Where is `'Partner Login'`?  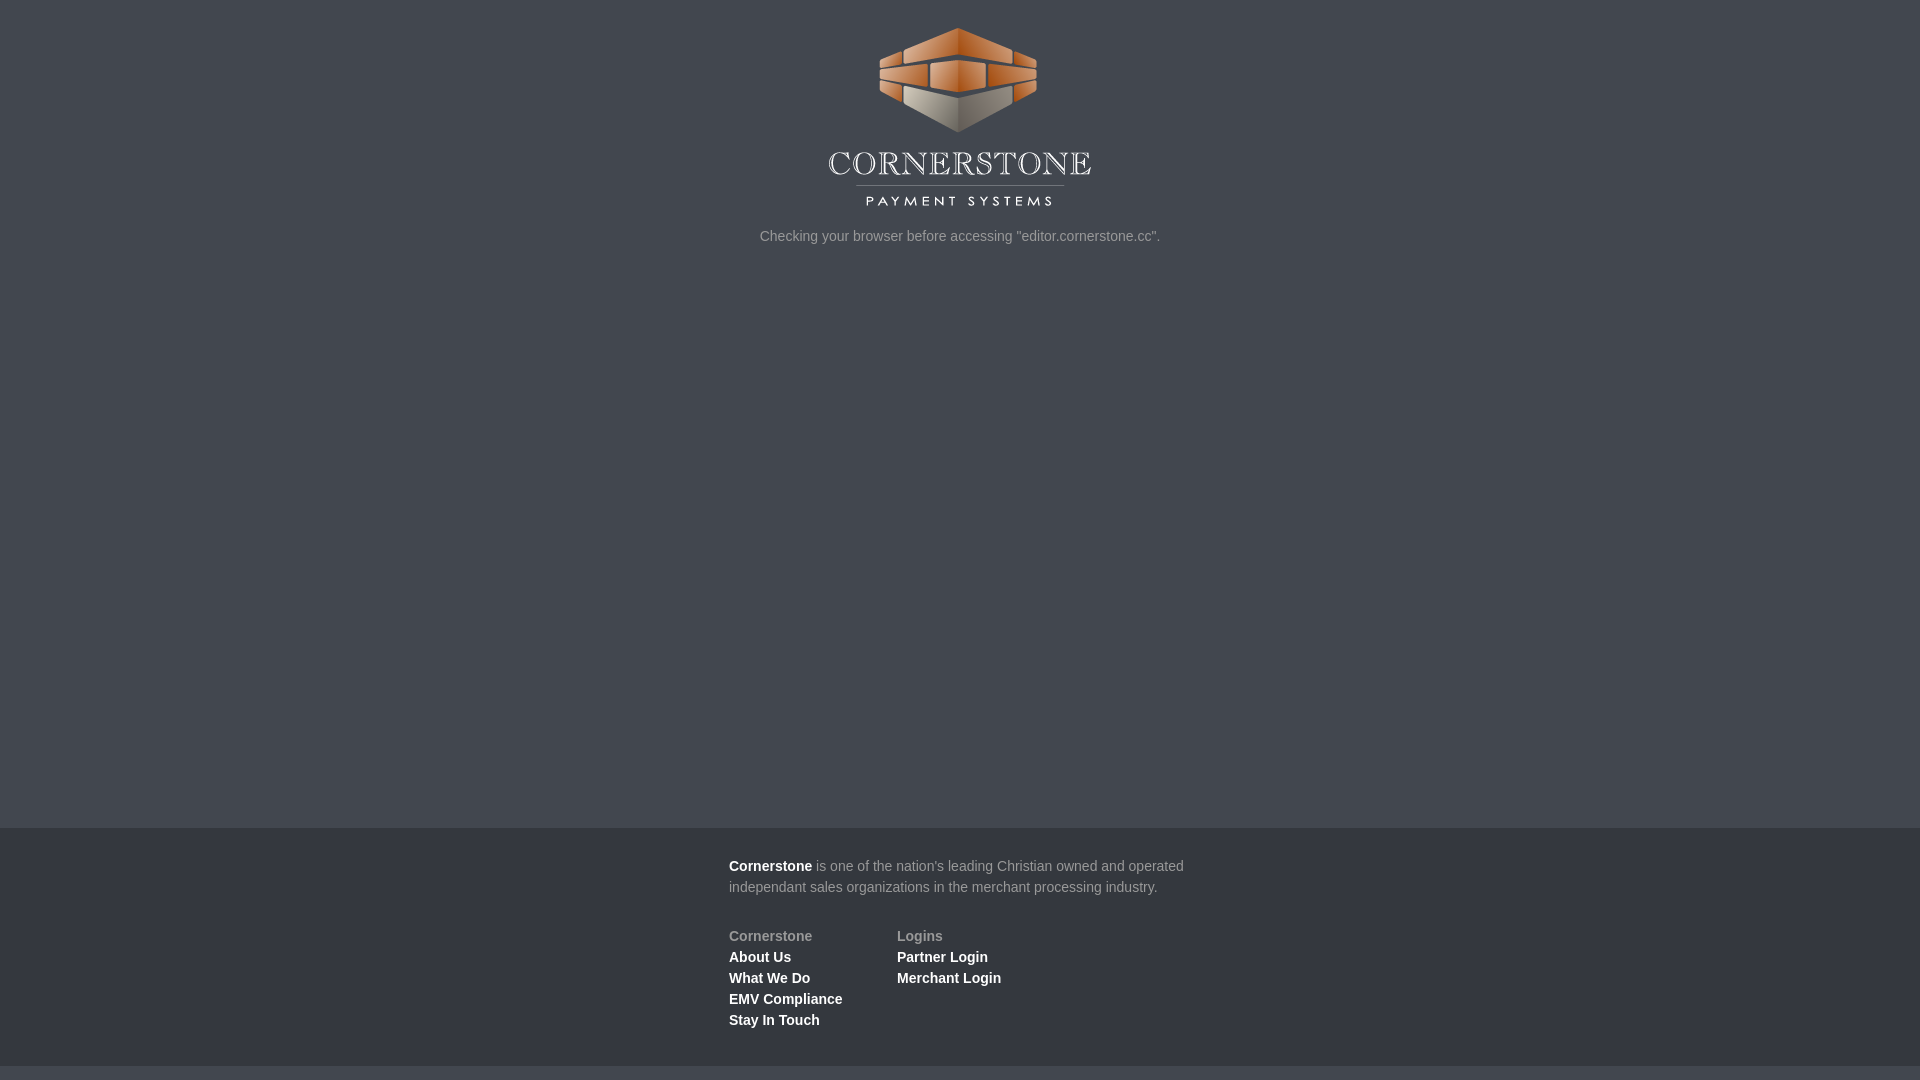
'Partner Login' is located at coordinates (941, 955).